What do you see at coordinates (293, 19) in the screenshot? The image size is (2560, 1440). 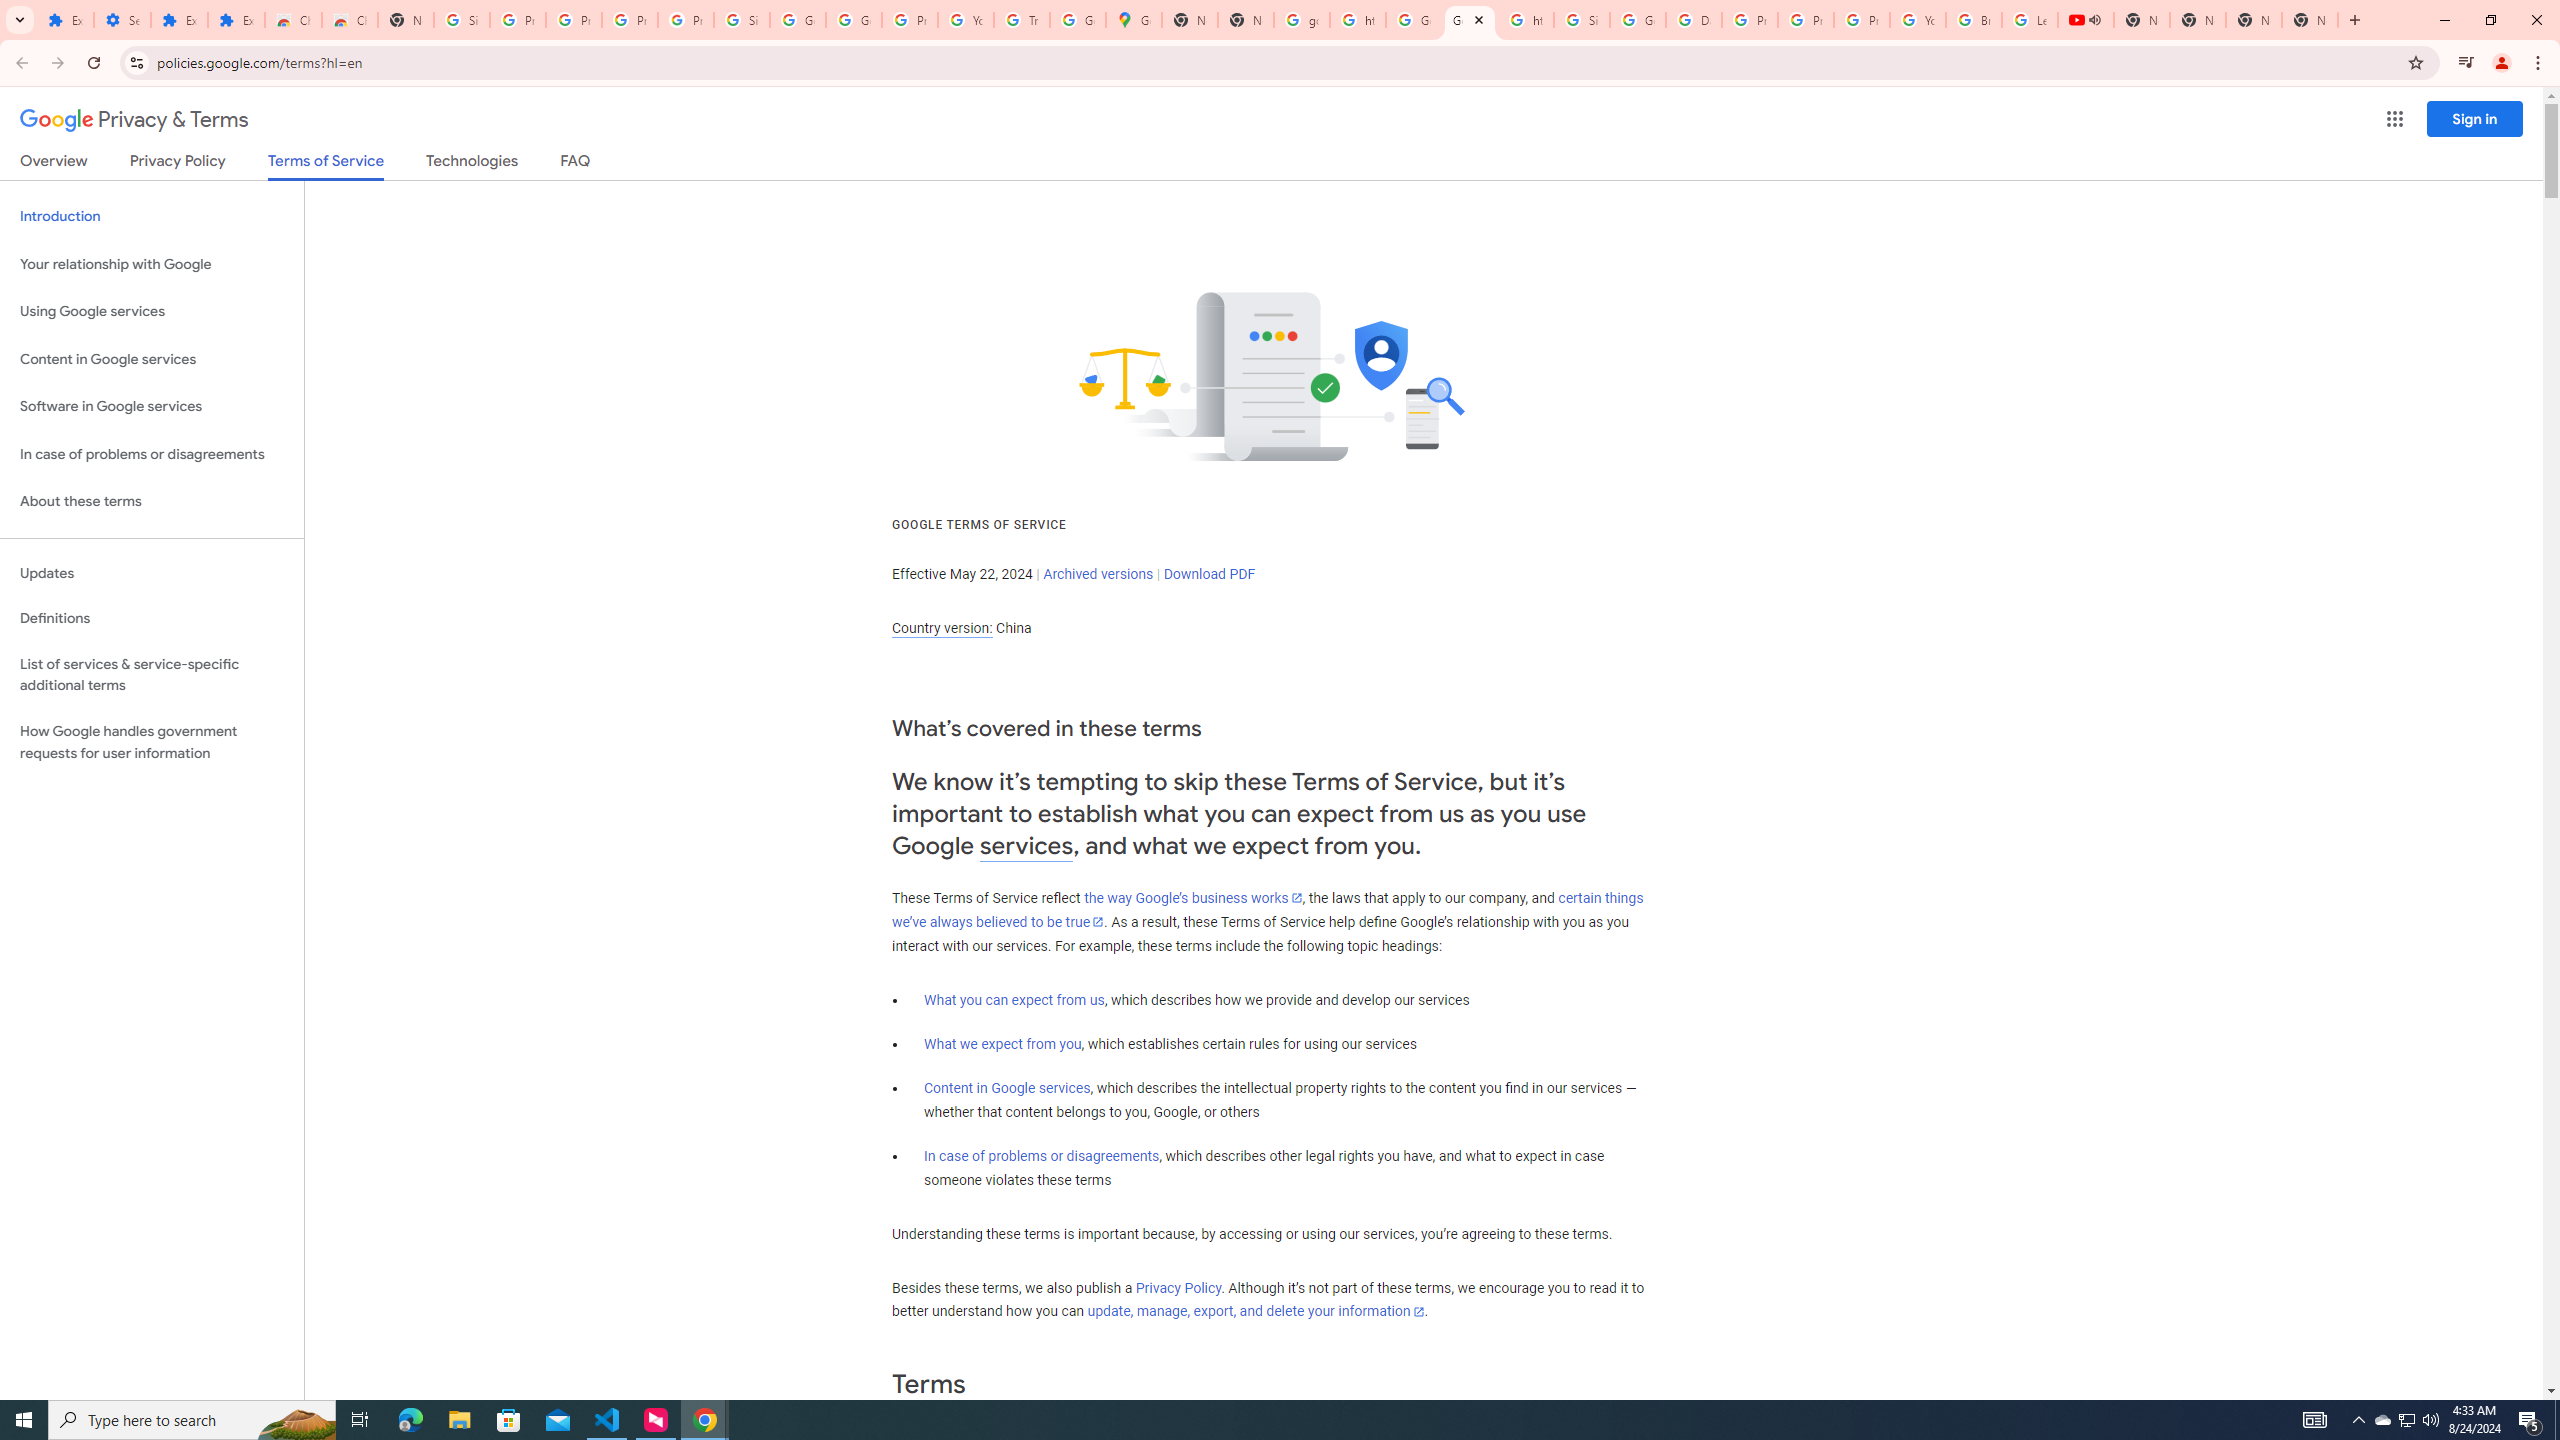 I see `'Chrome Web Store'` at bounding box center [293, 19].